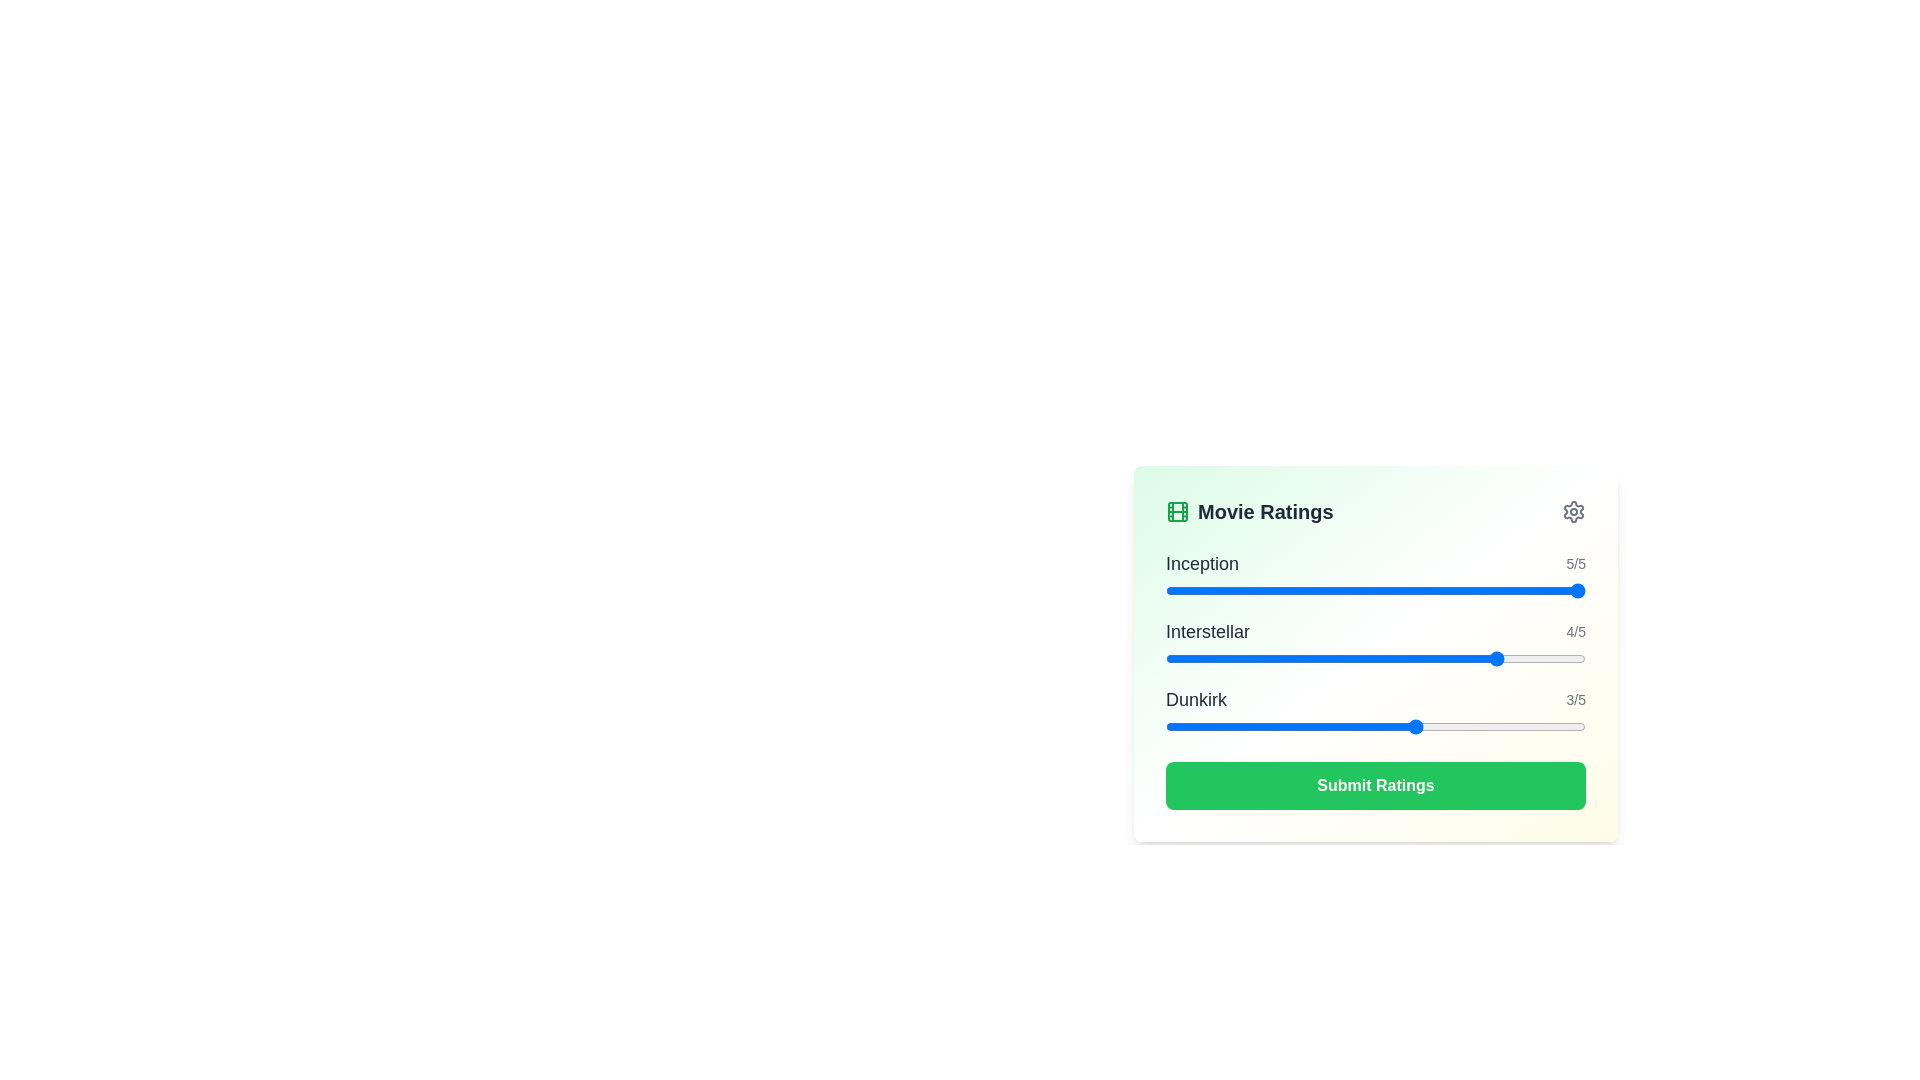 The width and height of the screenshot is (1920, 1080). What do you see at coordinates (1166, 726) in the screenshot?
I see `the Dunkirk movie rating` at bounding box center [1166, 726].